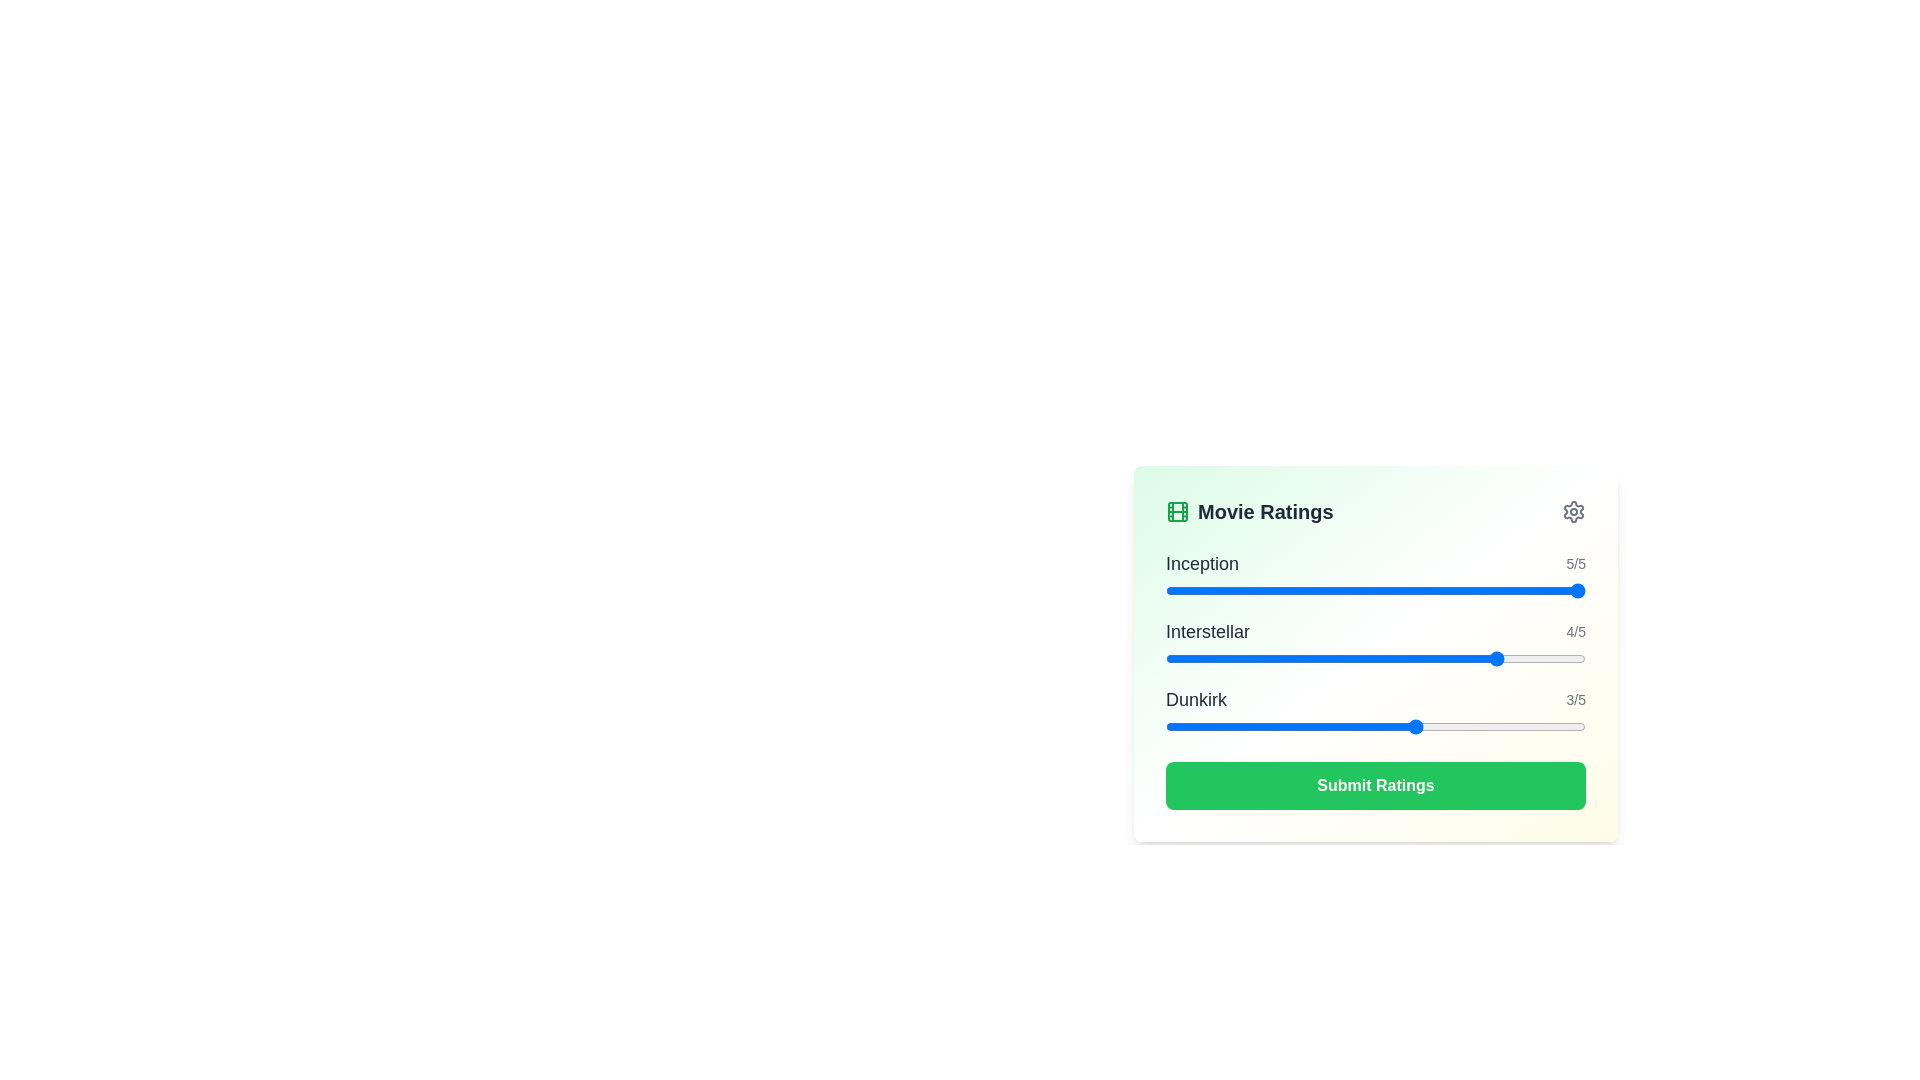 The width and height of the screenshot is (1920, 1080). What do you see at coordinates (1166, 726) in the screenshot?
I see `the Dunkirk movie rating` at bounding box center [1166, 726].